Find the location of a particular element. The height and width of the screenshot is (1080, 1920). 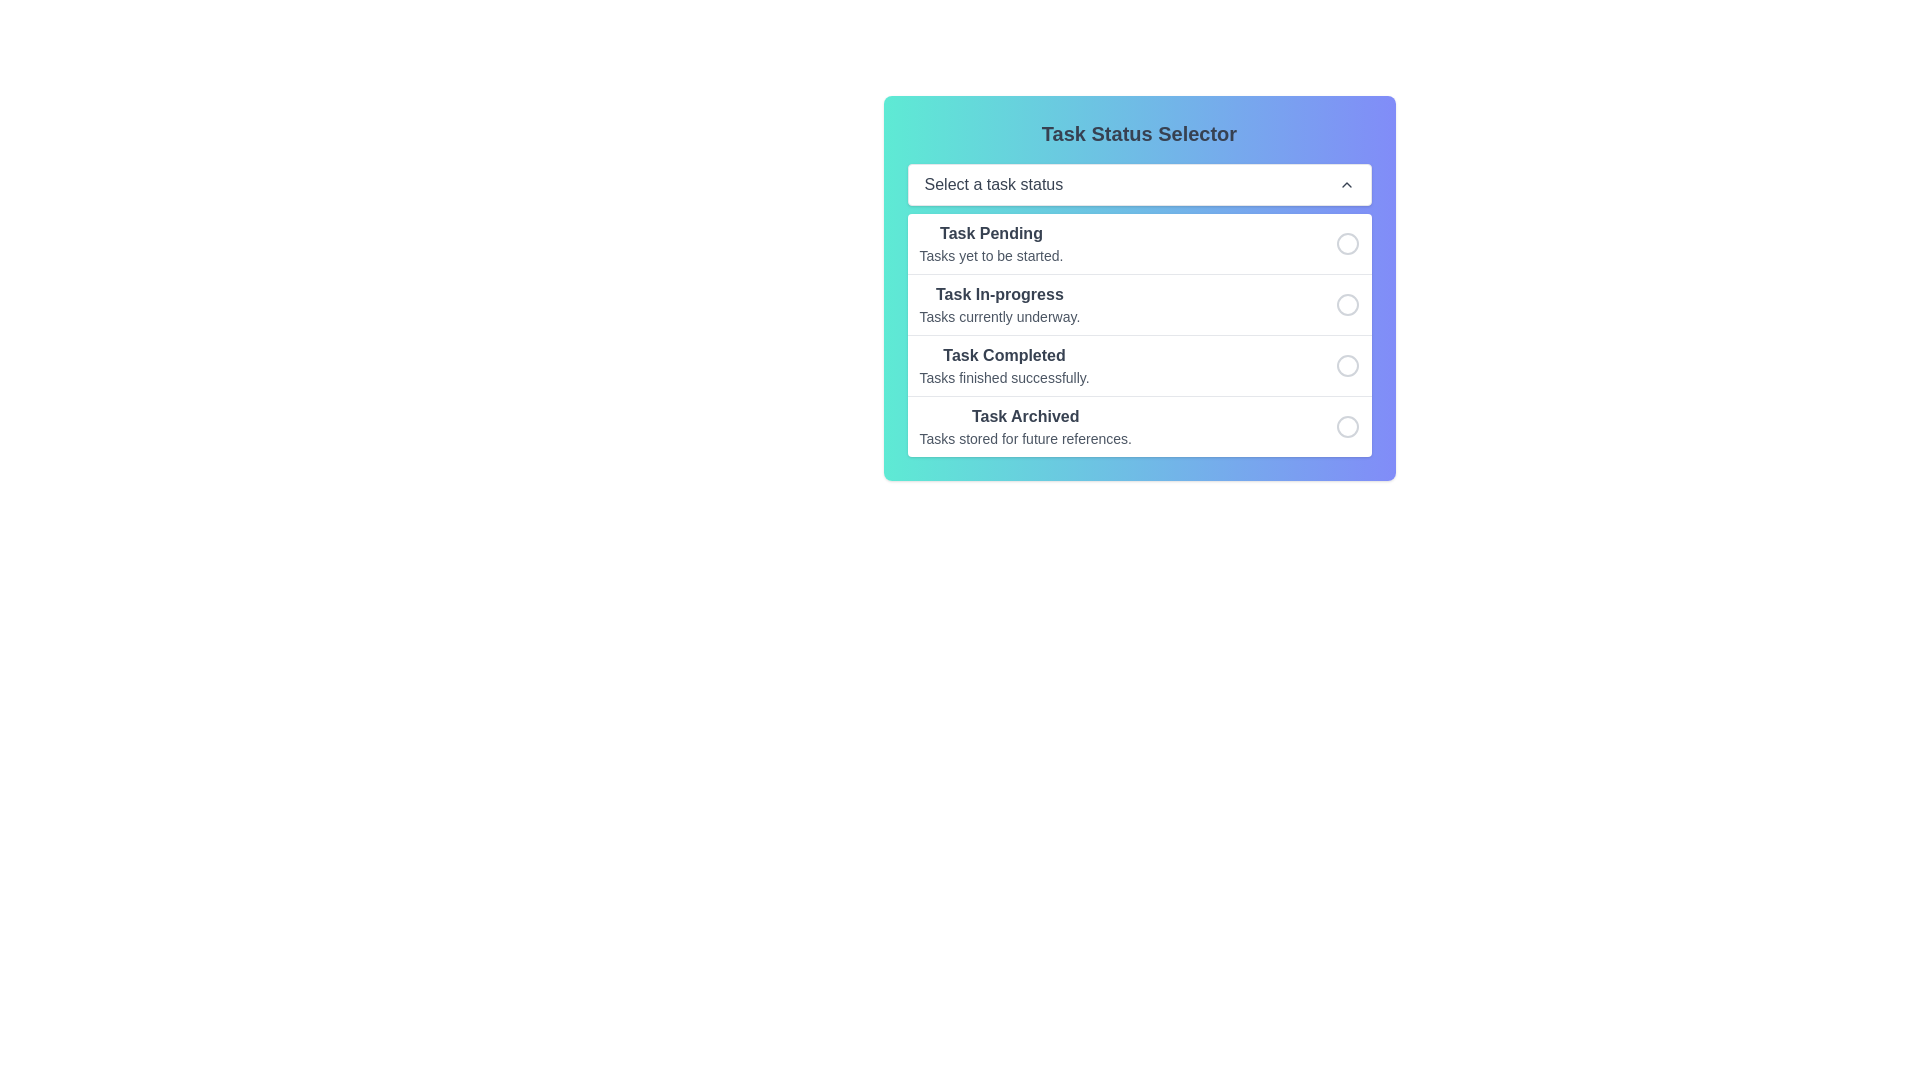

the 'Task Pending' radio button is located at coordinates (1347, 242).